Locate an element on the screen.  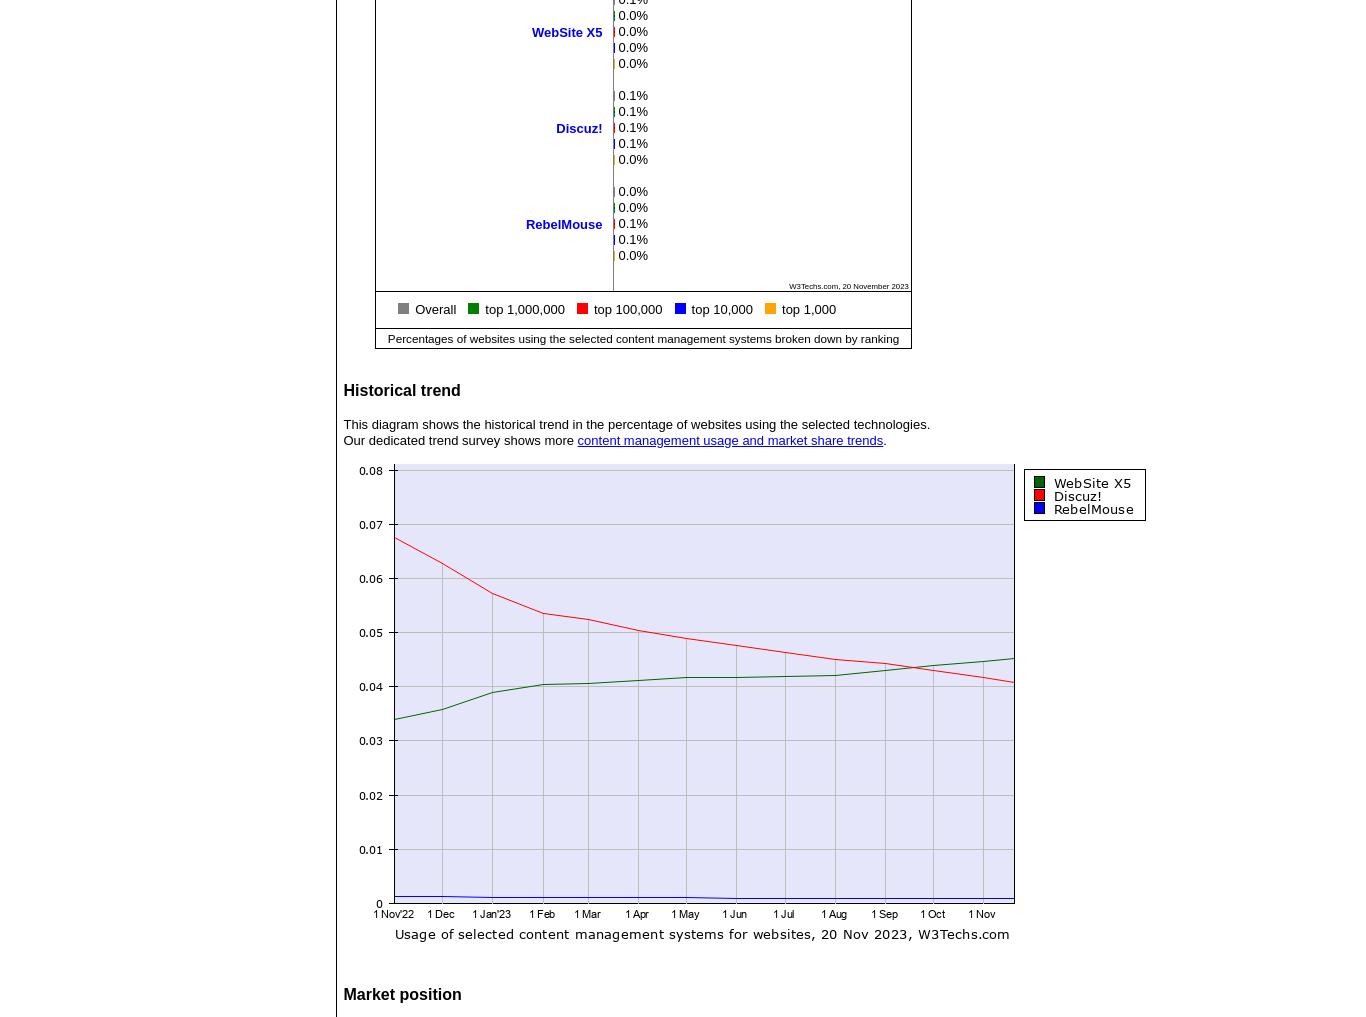
'Market position' is located at coordinates (401, 994).